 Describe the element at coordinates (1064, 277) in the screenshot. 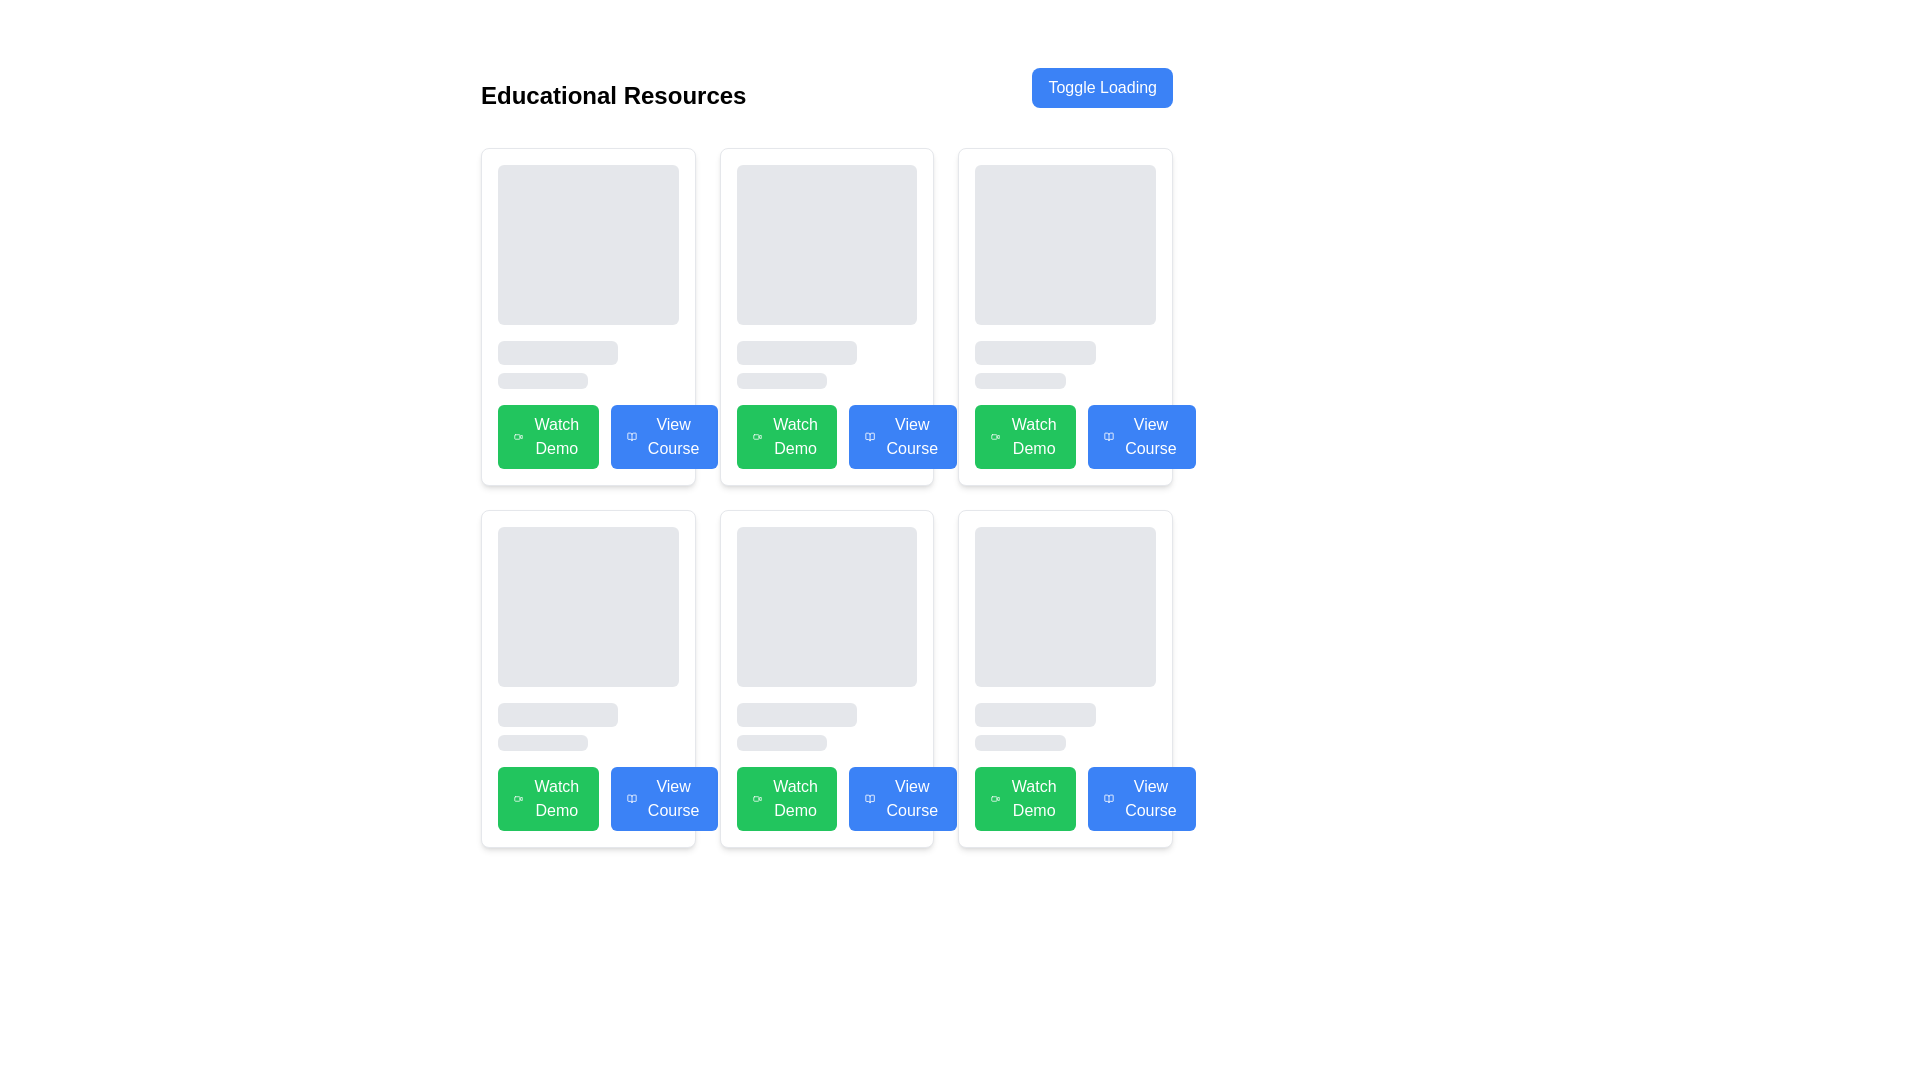

I see `the visual placeholder located in the third card from the left in the first row of a grid layout, which indicates where dynamic content will appear` at that location.